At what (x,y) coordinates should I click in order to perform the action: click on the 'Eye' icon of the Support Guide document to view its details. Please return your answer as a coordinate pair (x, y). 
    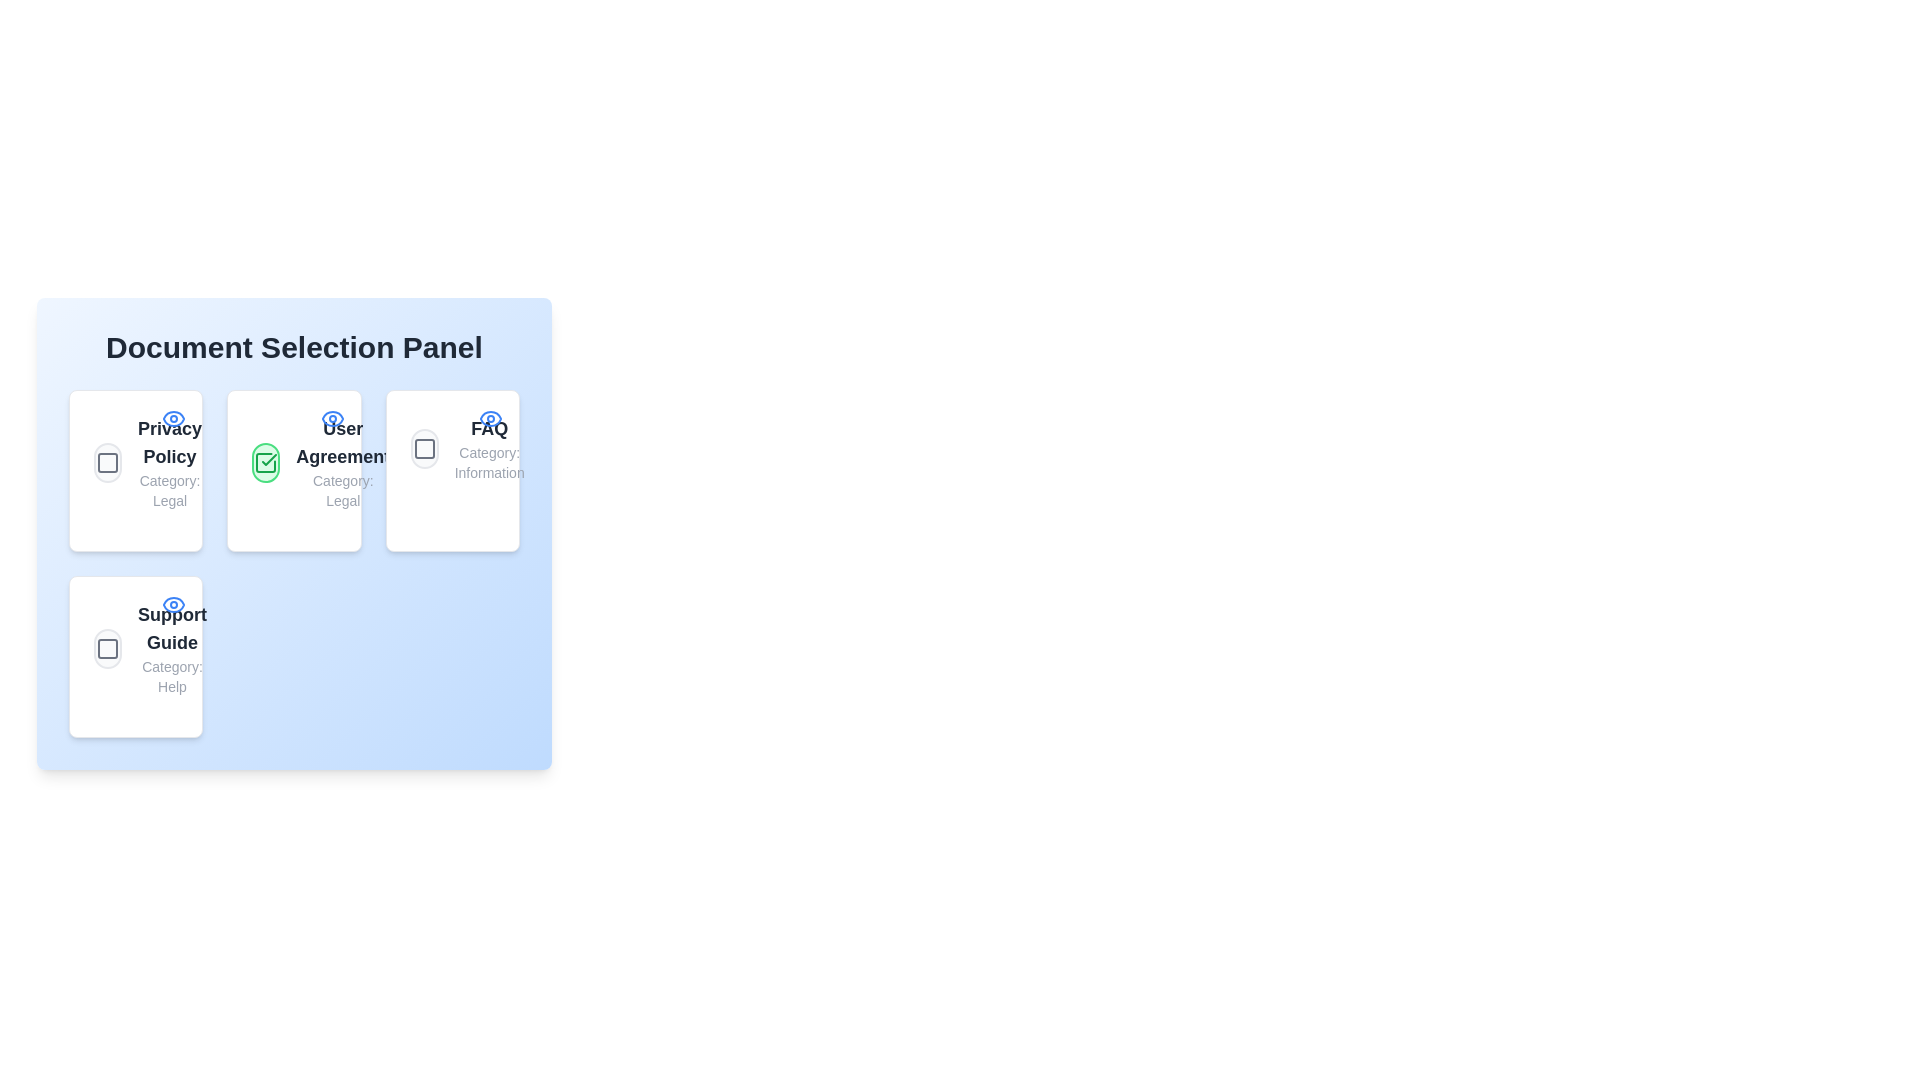
    Looking at the image, I should click on (173, 604).